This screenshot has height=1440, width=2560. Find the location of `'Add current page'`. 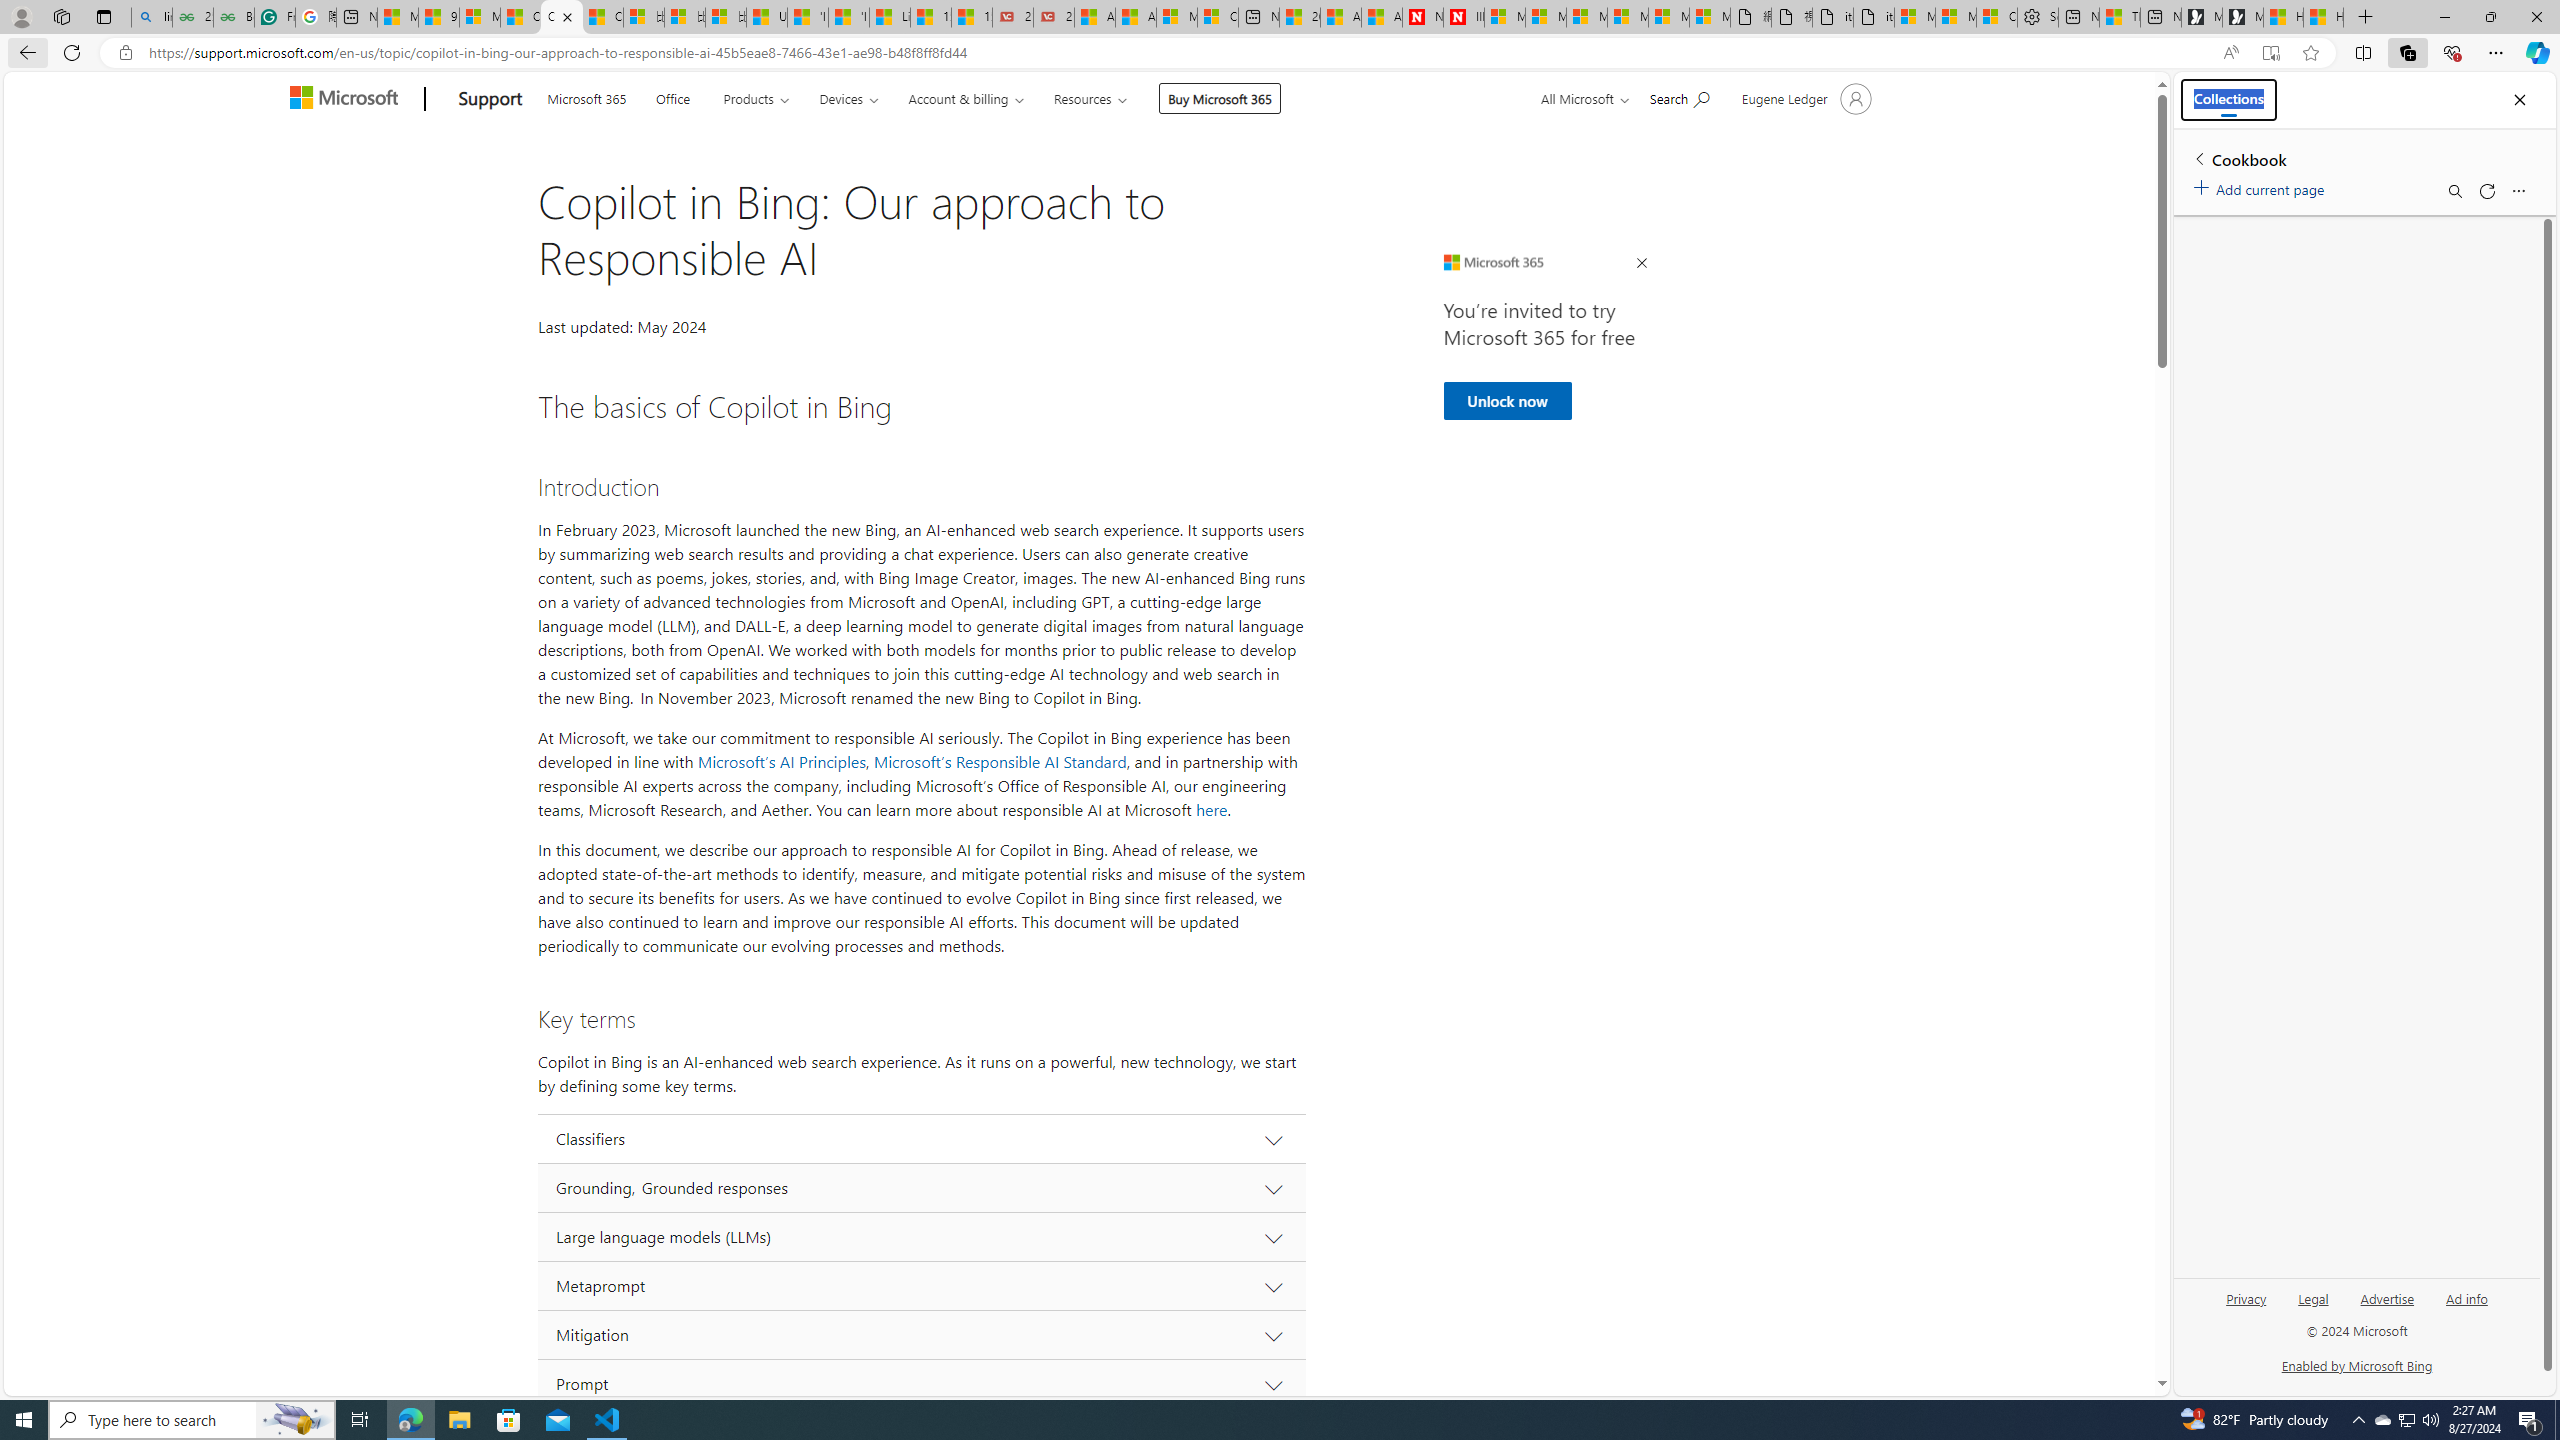

'Add current page' is located at coordinates (2262, 184).